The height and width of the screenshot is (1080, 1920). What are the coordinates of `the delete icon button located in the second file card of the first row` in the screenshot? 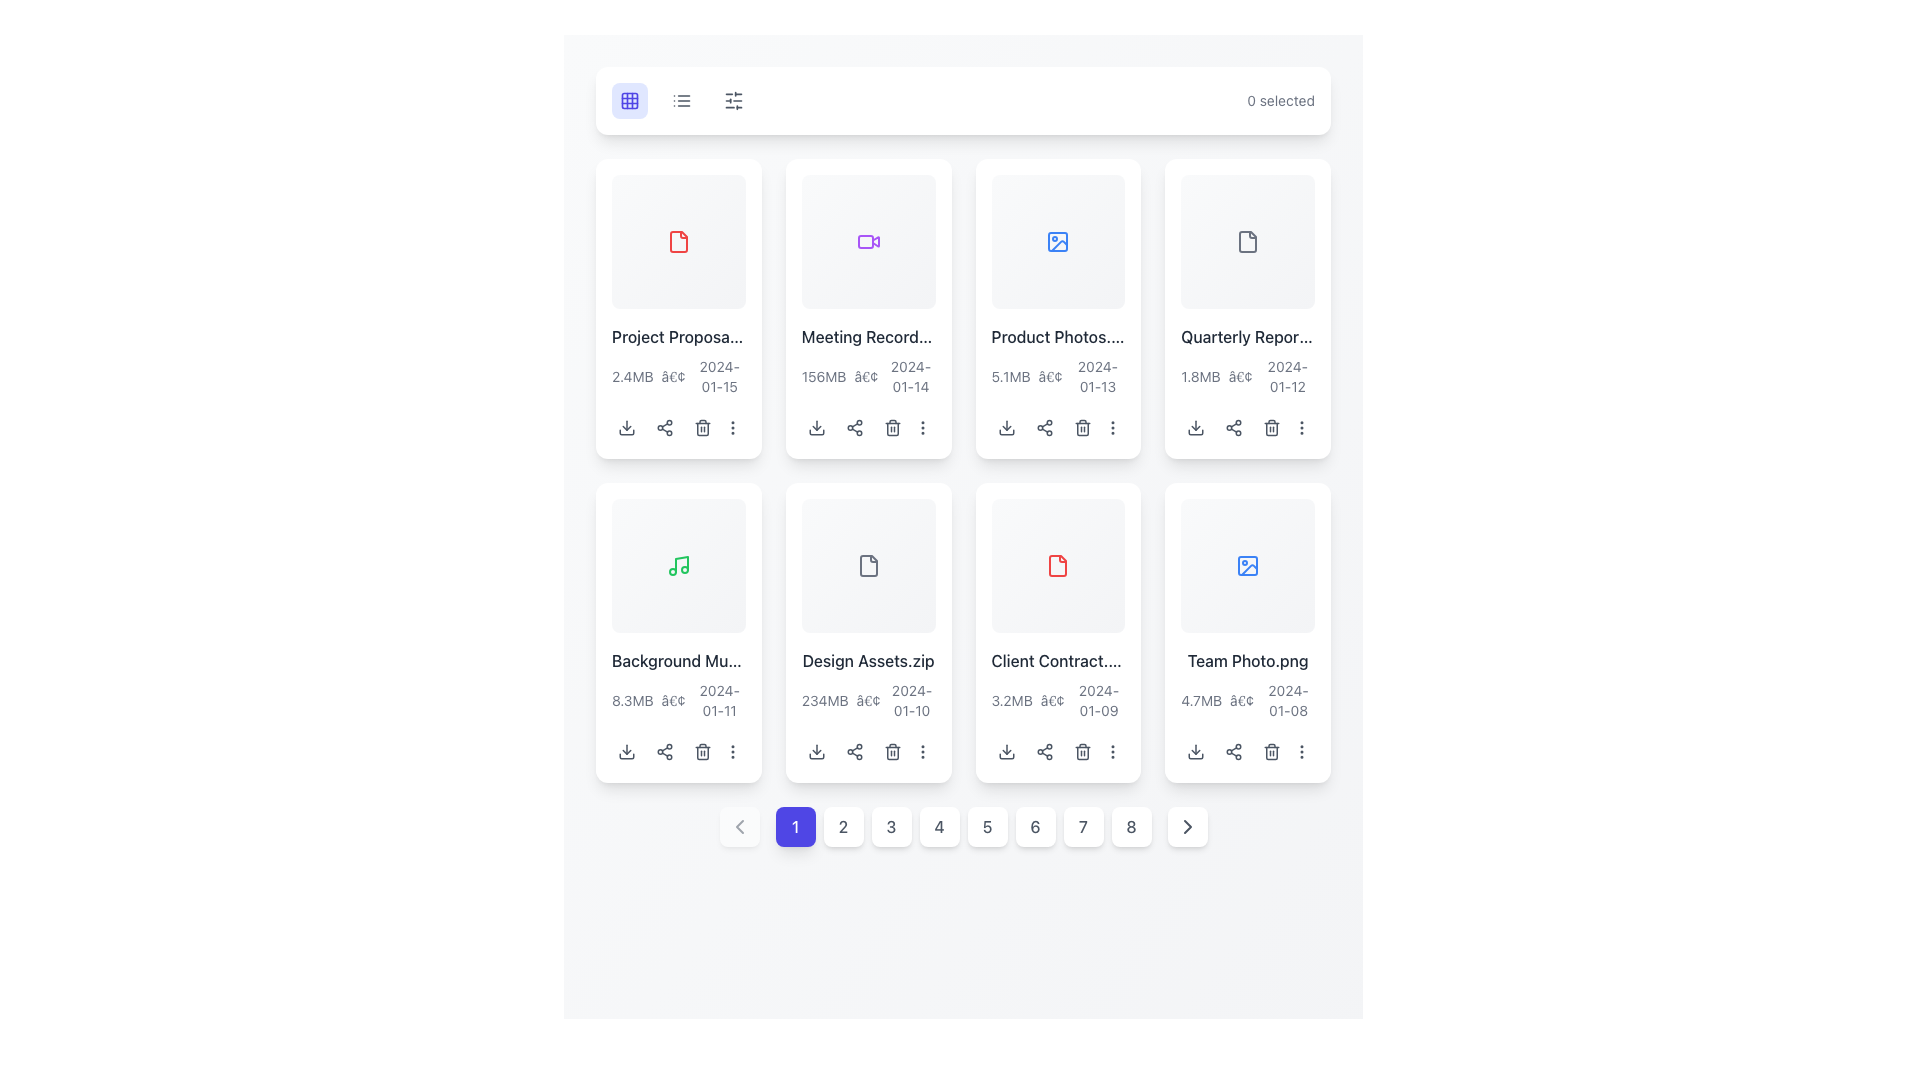 It's located at (891, 426).